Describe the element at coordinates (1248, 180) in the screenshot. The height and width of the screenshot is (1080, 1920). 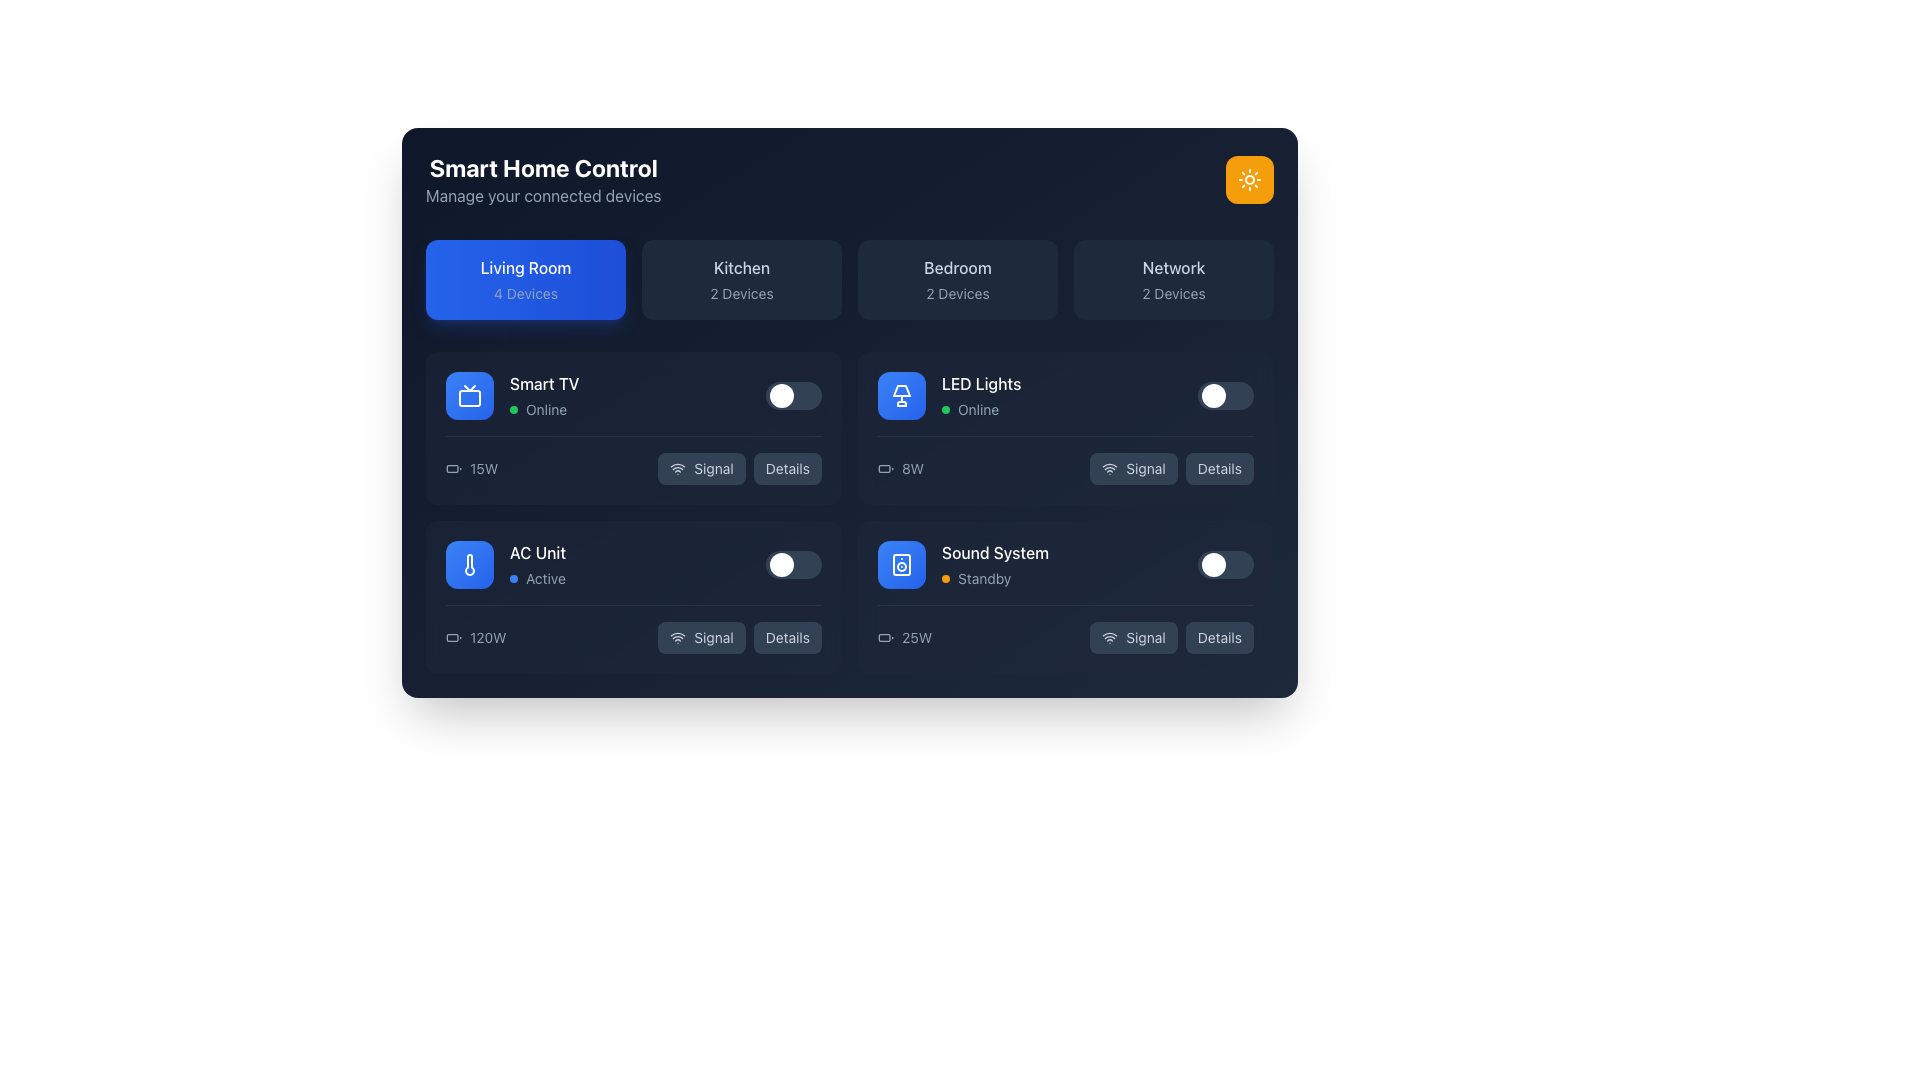
I see `the sun icon button with a white sun on a yellow-orange background located in the top-right corner of the interface` at that location.